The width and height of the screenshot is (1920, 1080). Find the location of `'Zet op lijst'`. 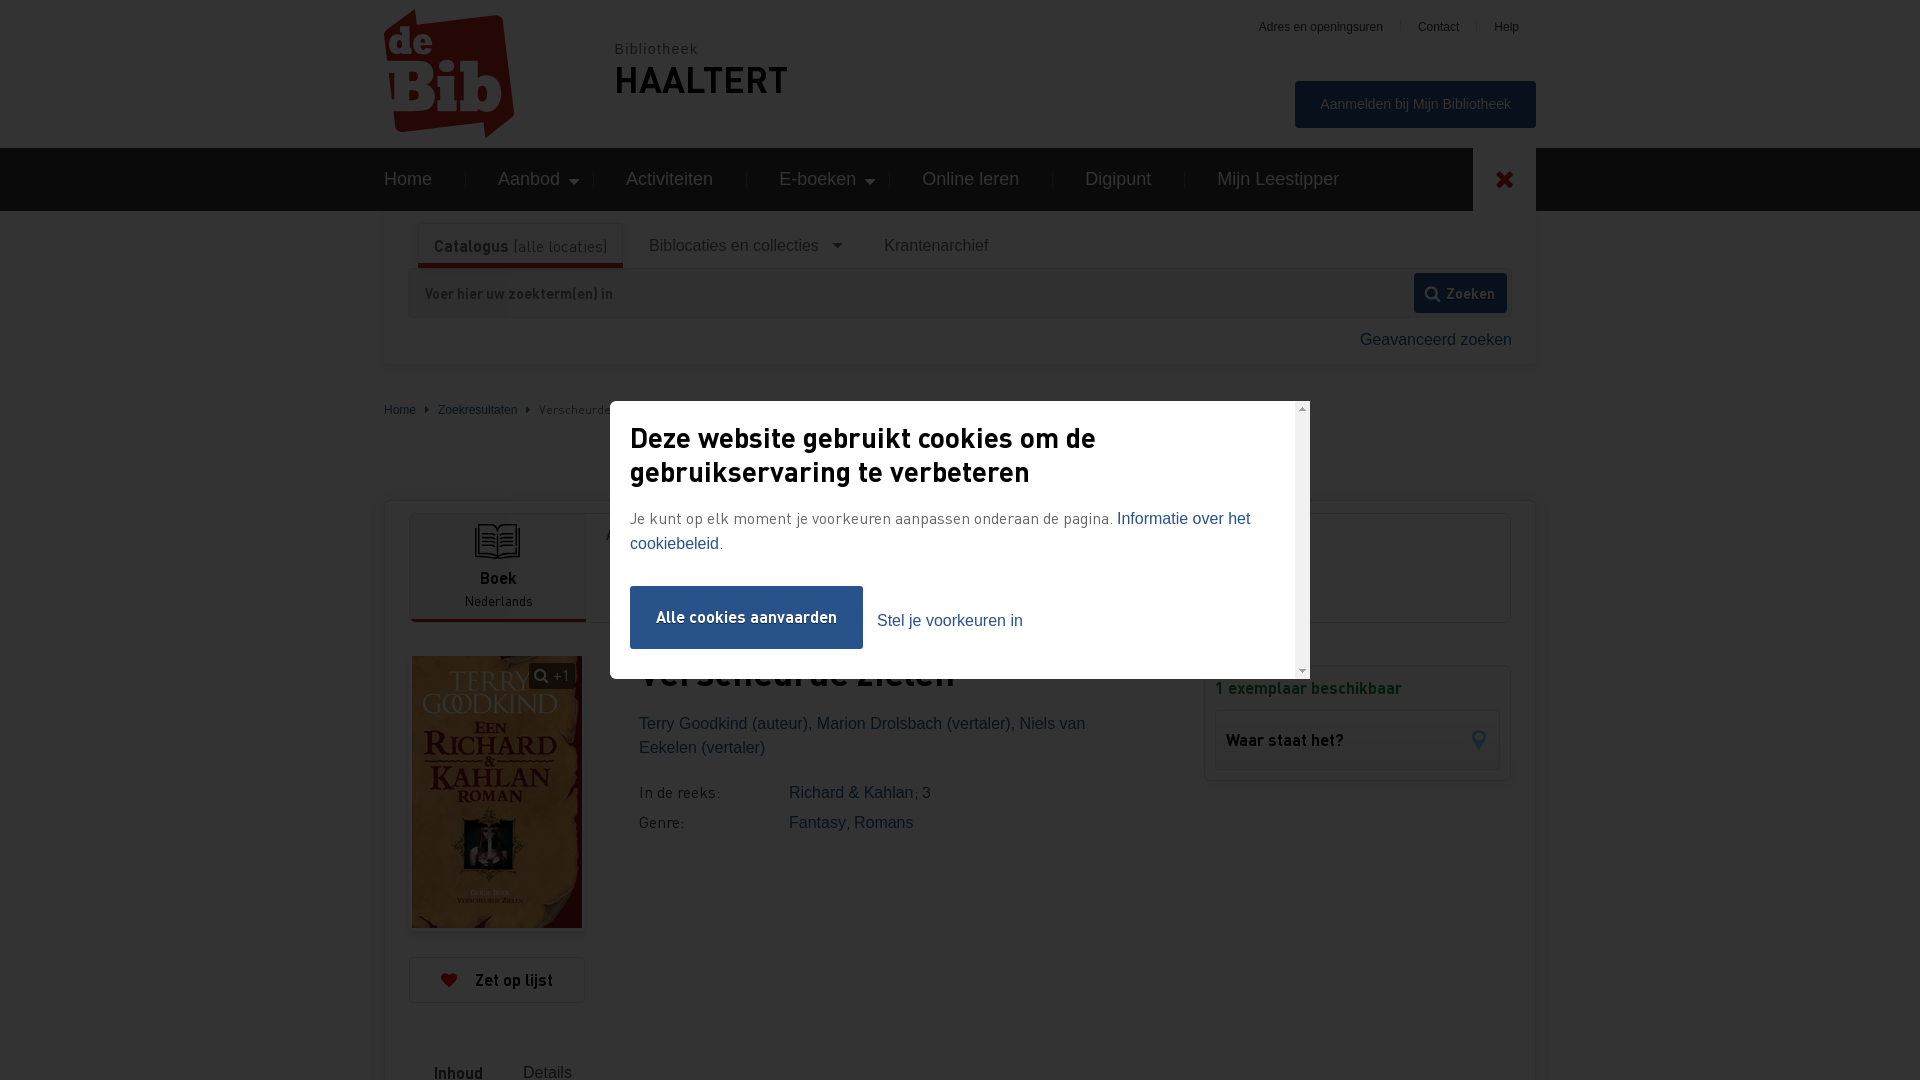

'Zet op lijst' is located at coordinates (497, 978).